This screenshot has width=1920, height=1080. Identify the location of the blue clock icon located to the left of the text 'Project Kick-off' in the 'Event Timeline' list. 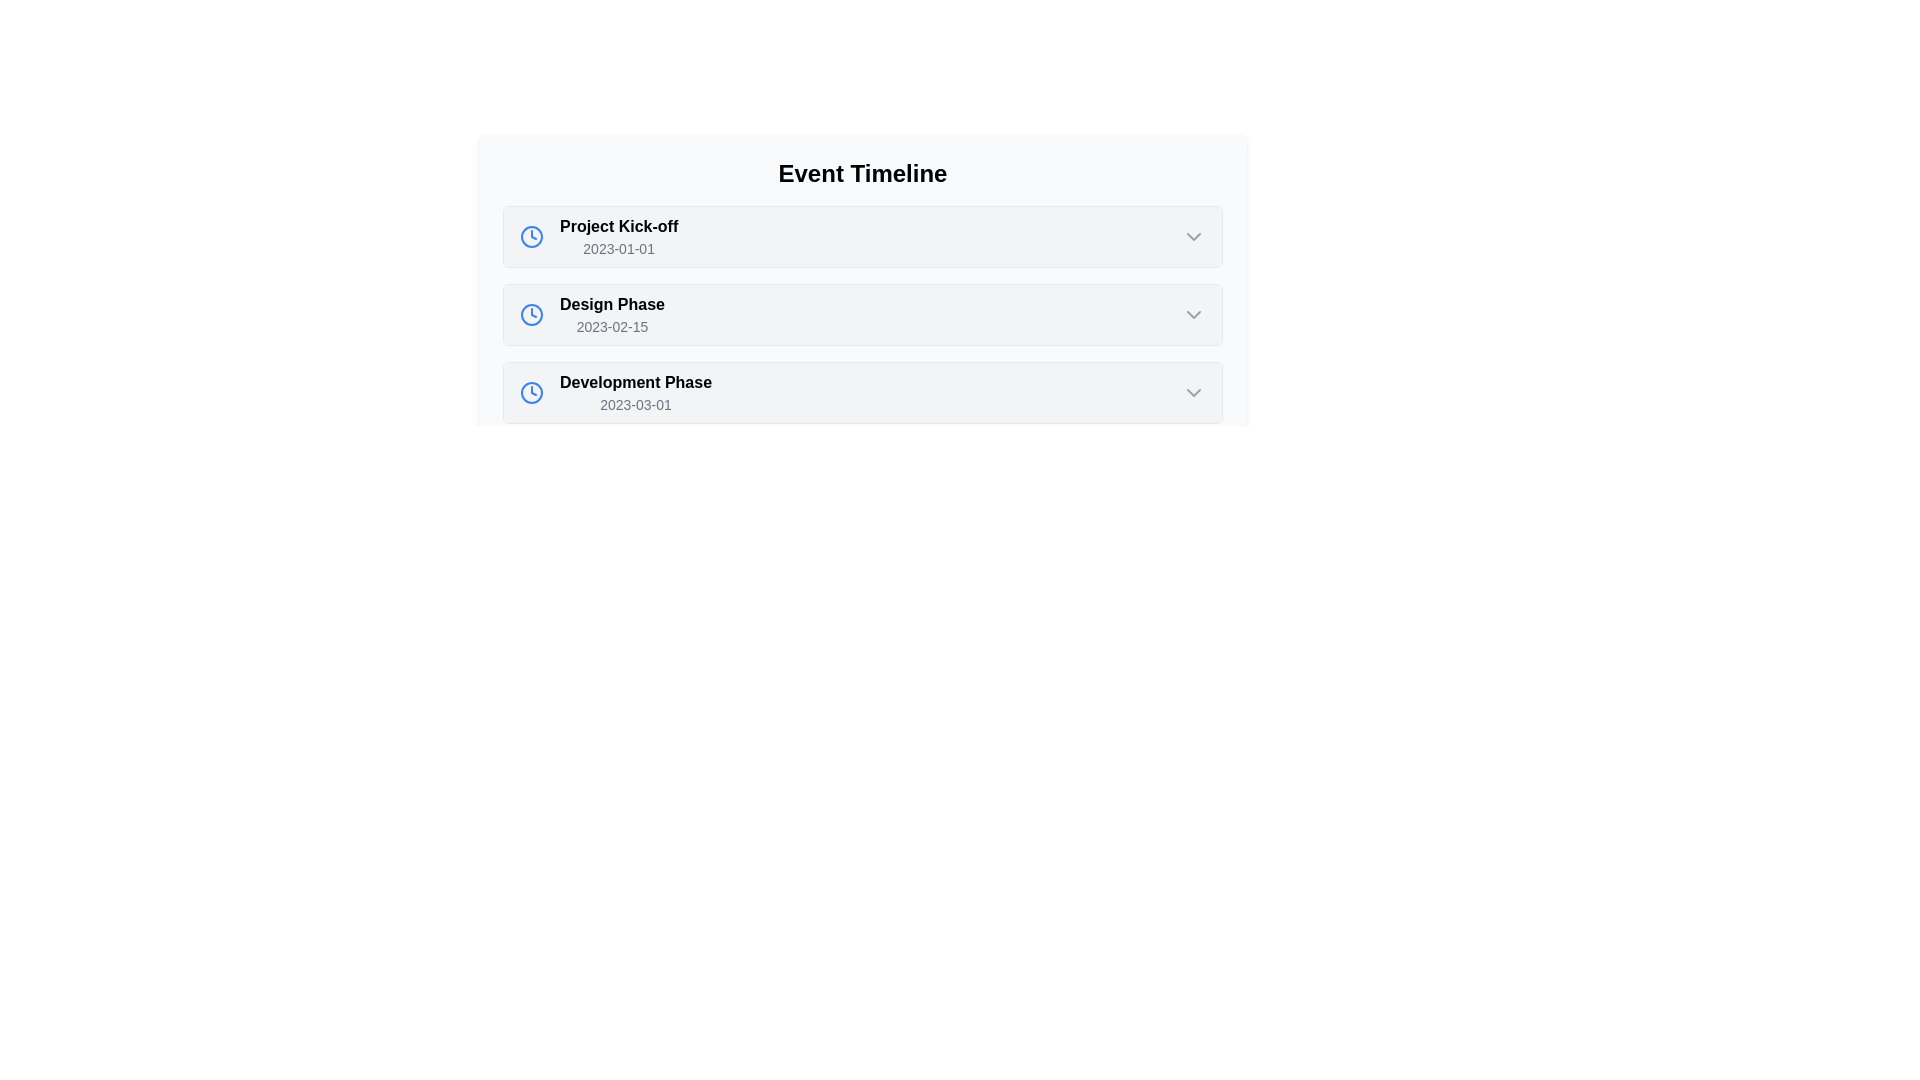
(532, 235).